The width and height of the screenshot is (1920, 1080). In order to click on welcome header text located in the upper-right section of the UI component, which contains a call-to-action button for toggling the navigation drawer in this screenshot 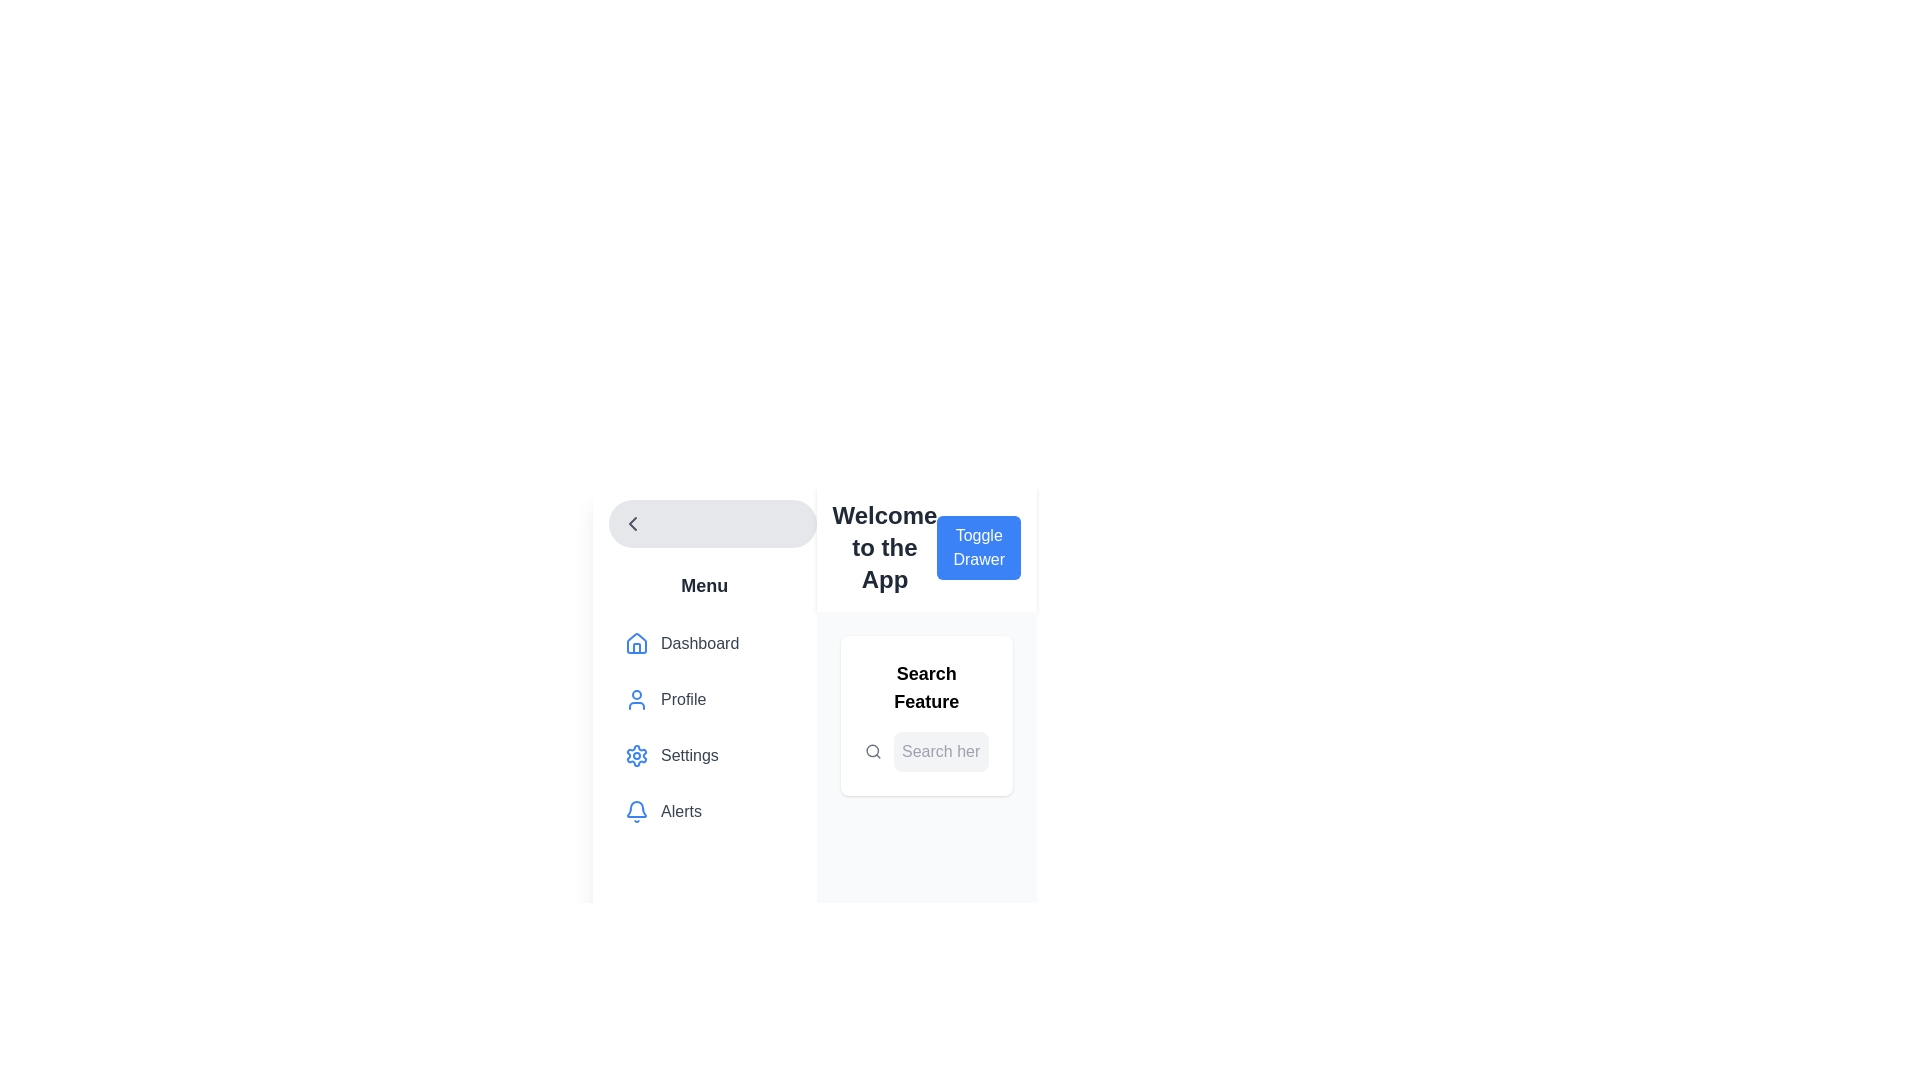, I will do `click(925, 547)`.